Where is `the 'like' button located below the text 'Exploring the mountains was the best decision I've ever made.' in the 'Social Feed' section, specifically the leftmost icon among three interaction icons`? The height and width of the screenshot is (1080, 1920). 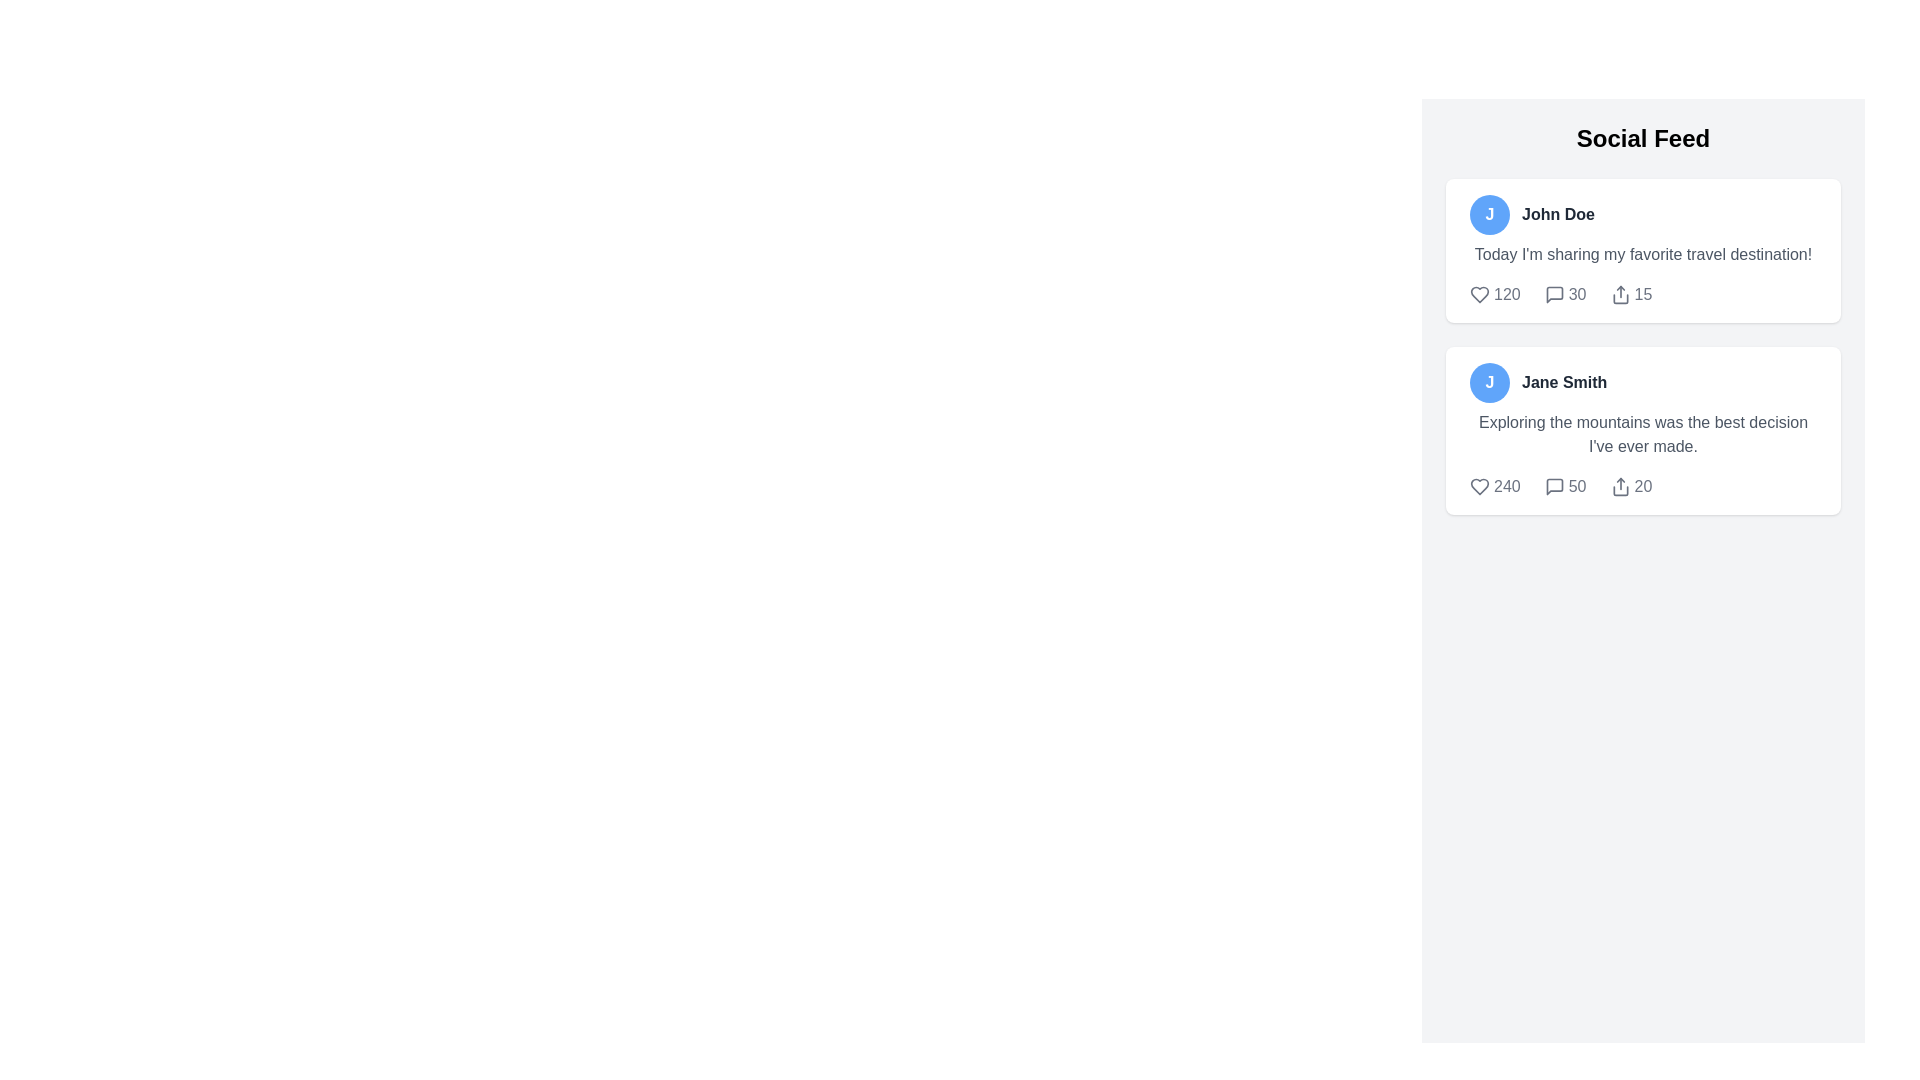 the 'like' button located below the text 'Exploring the mountains was the best decision I've ever made.' in the 'Social Feed' section, specifically the leftmost icon among three interaction icons is located at coordinates (1479, 486).